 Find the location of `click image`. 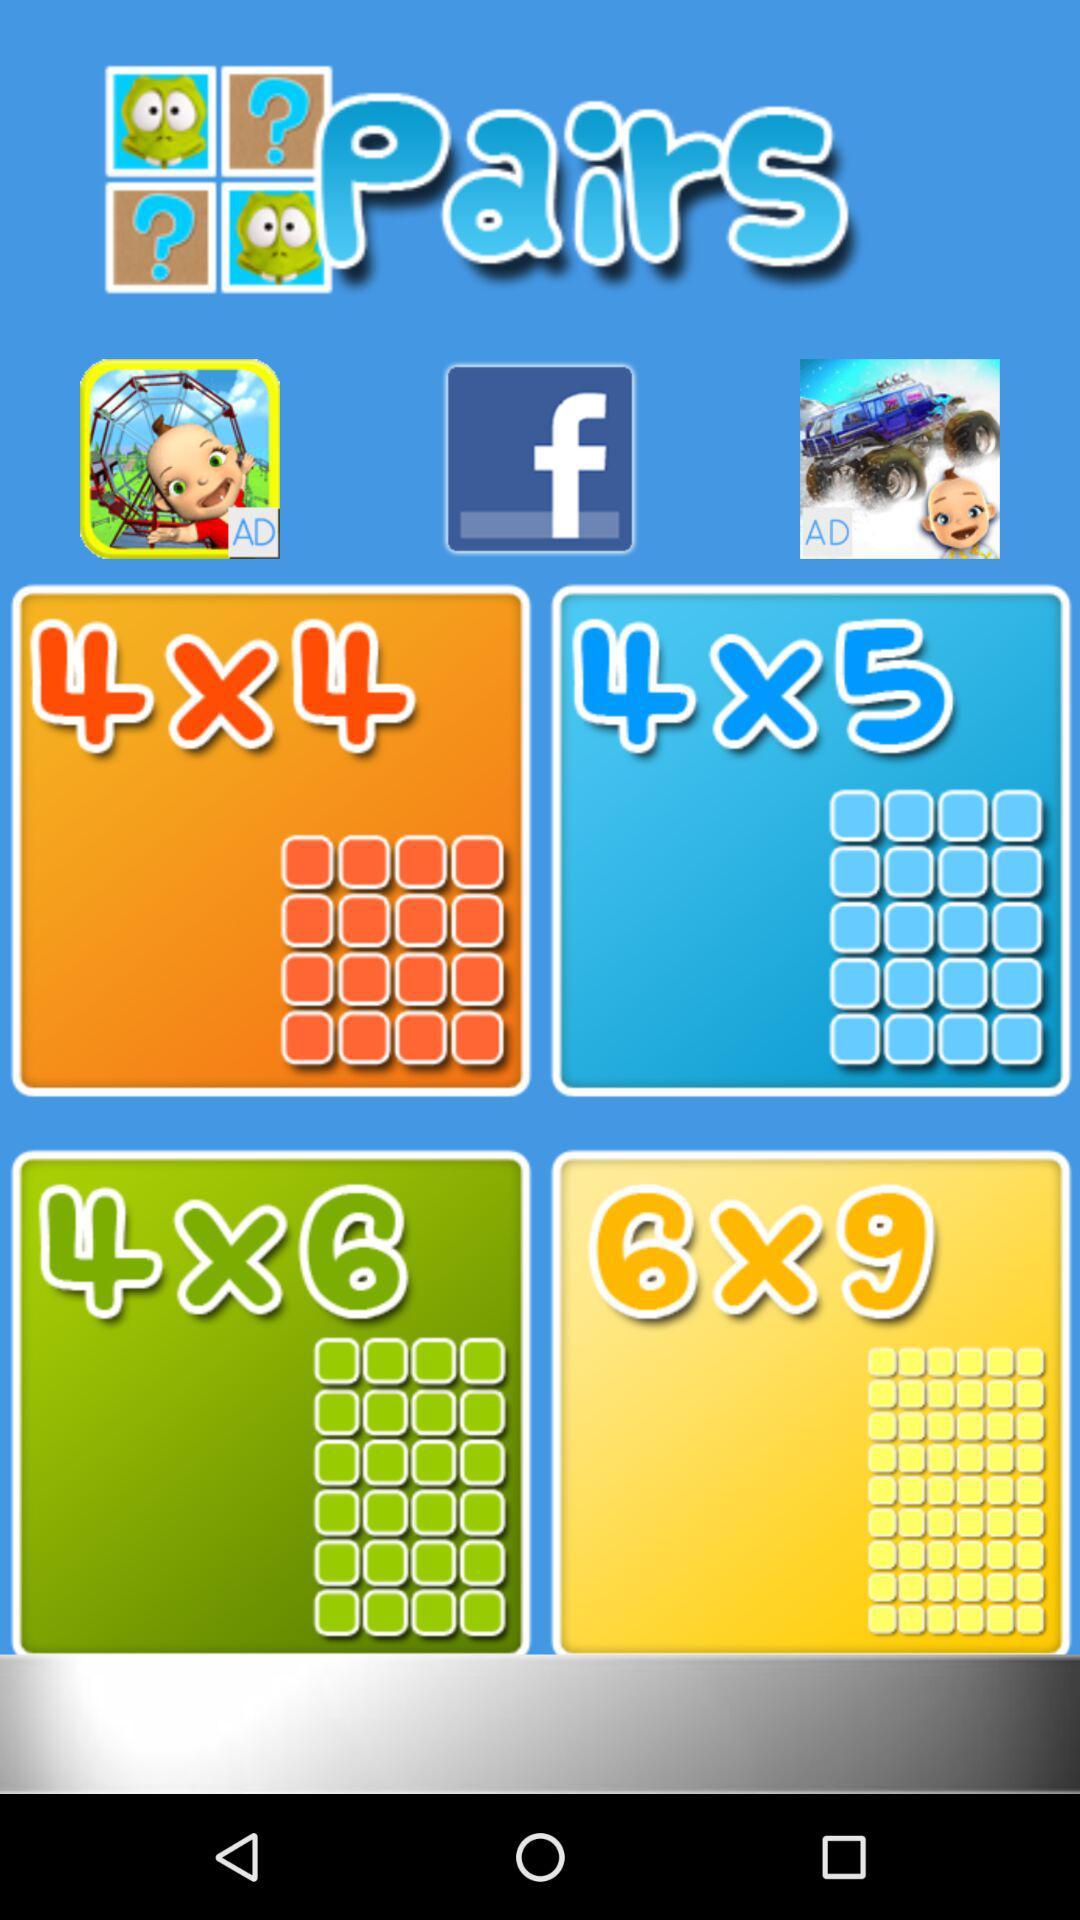

click image is located at coordinates (810, 1405).